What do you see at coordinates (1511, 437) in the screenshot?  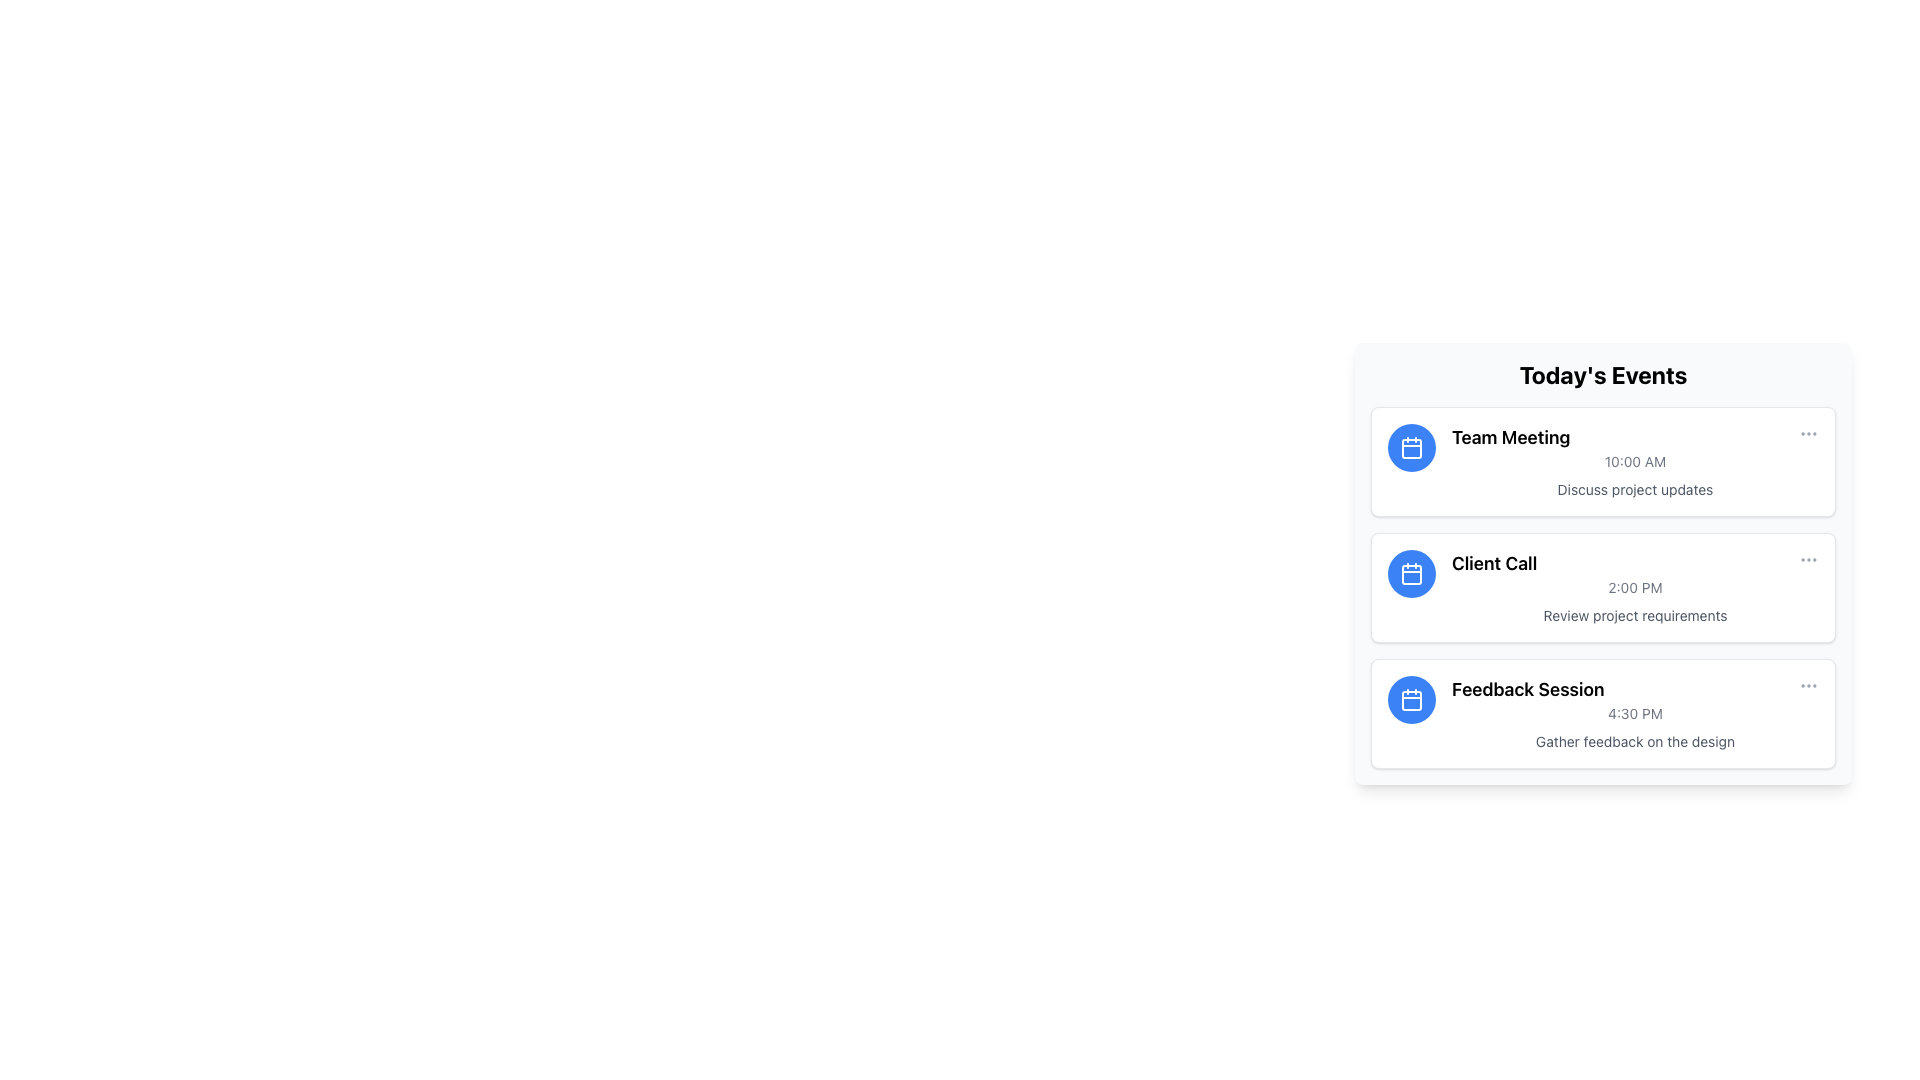 I see `the text label that serves as the title of the event 'Team Meeting' located in the top-left region of the first event card under 'Today's Events'` at bounding box center [1511, 437].